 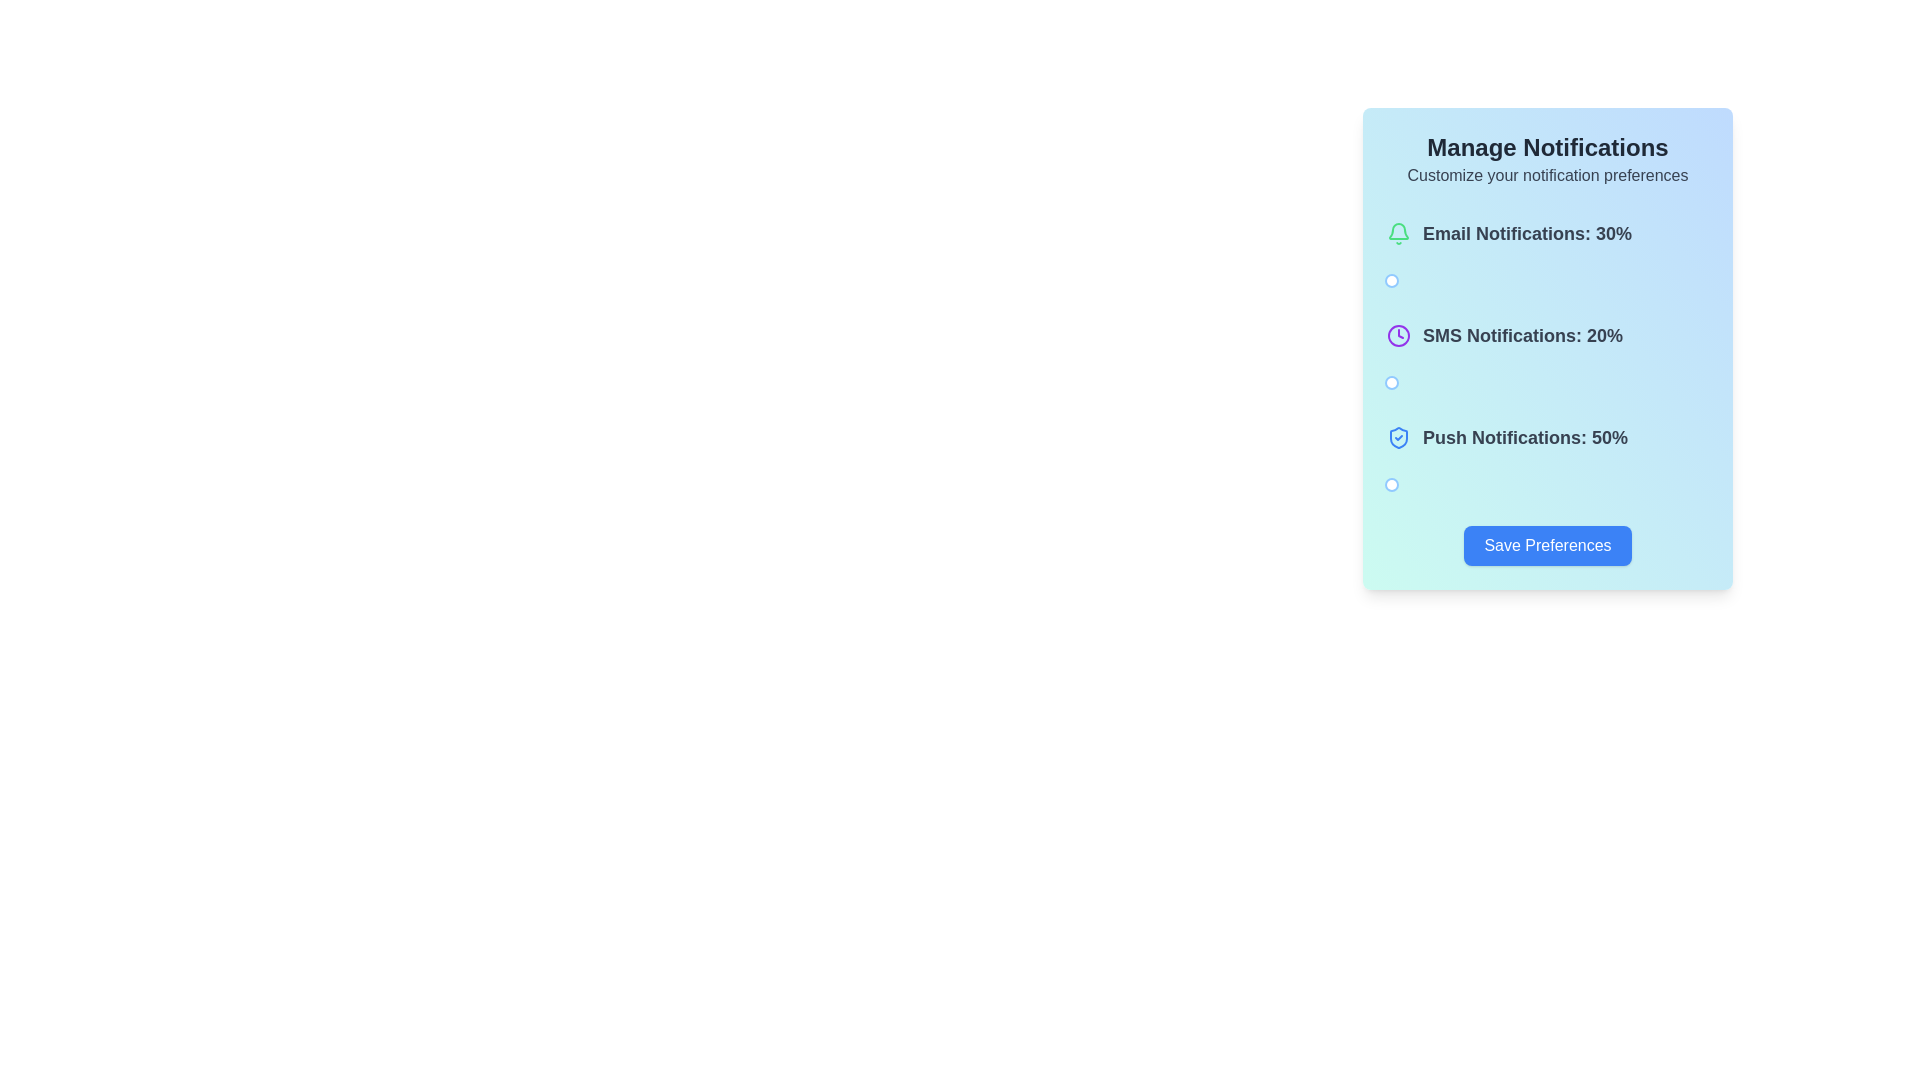 What do you see at coordinates (1397, 233) in the screenshot?
I see `the SVG Icon representing 'Email Notifications'` at bounding box center [1397, 233].